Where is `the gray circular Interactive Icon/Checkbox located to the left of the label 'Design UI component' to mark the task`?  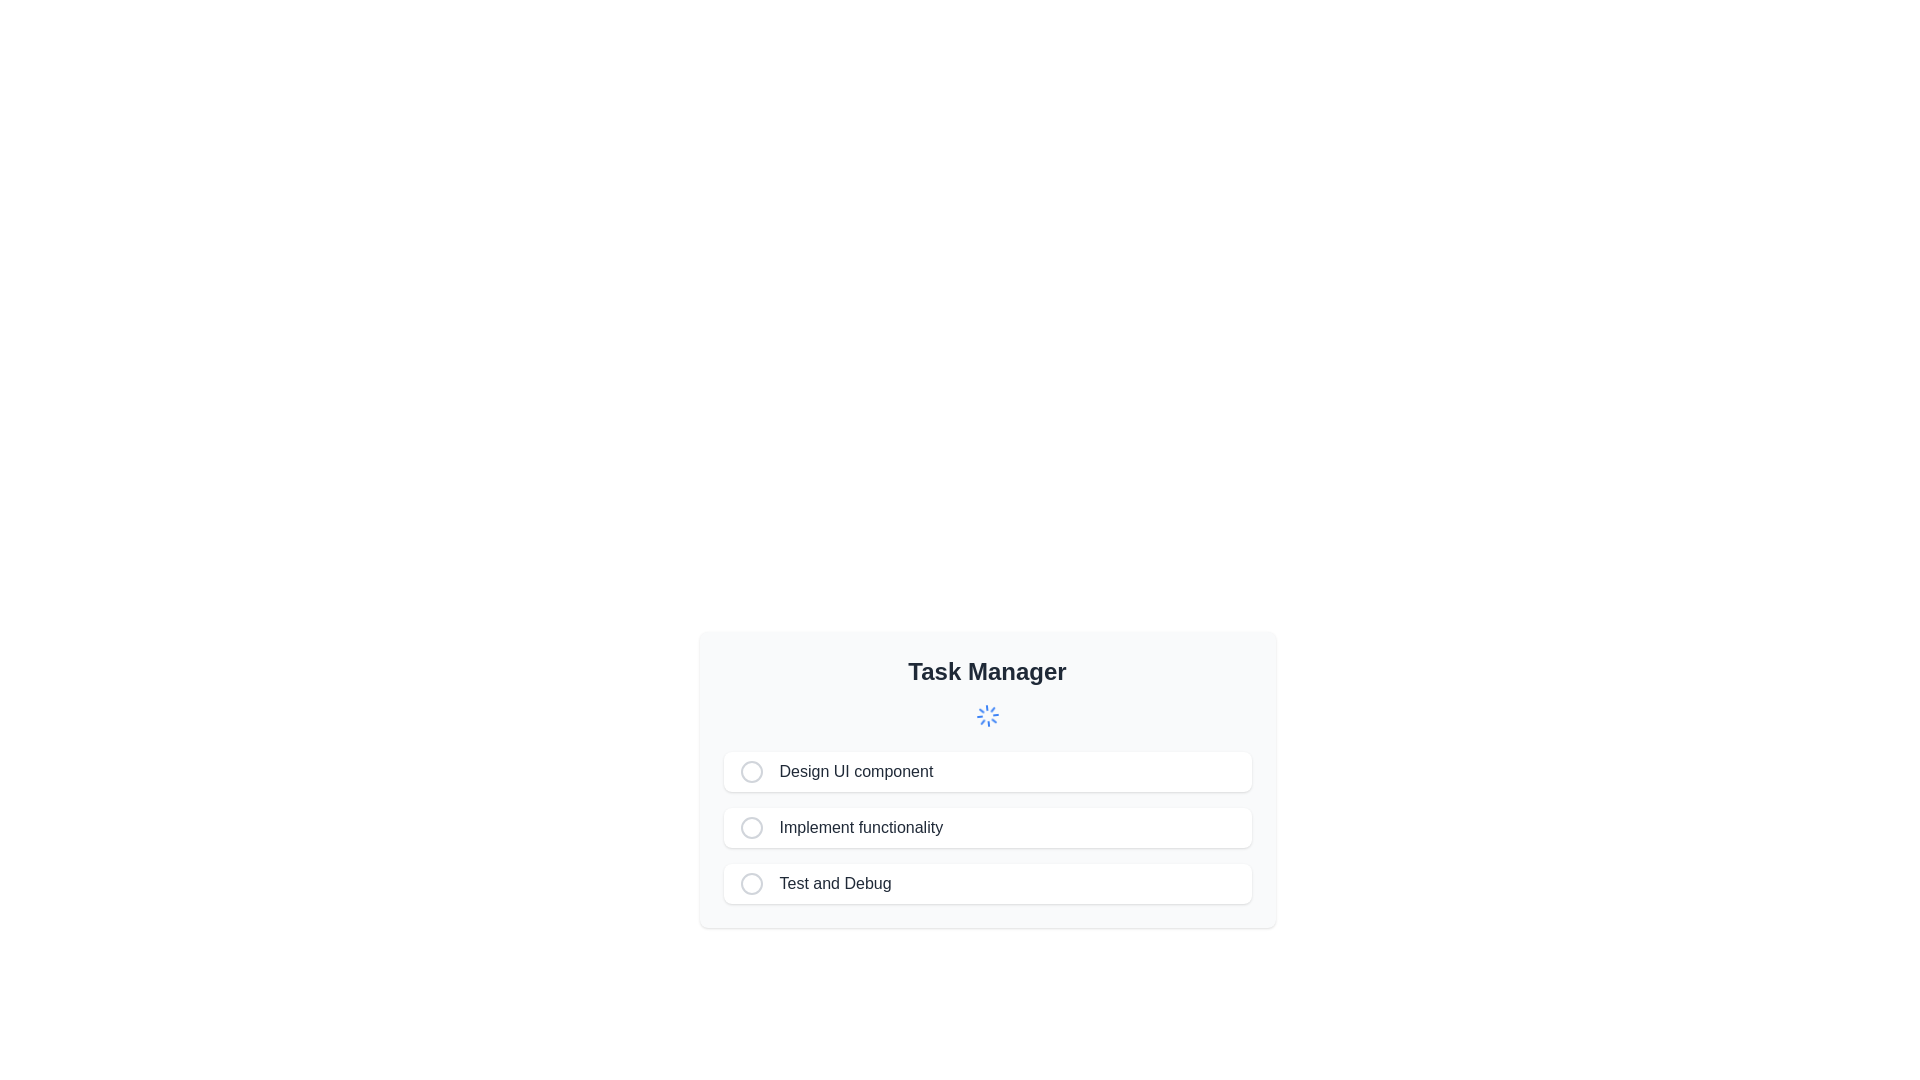 the gray circular Interactive Icon/Checkbox located to the left of the label 'Design UI component' to mark the task is located at coordinates (758, 770).